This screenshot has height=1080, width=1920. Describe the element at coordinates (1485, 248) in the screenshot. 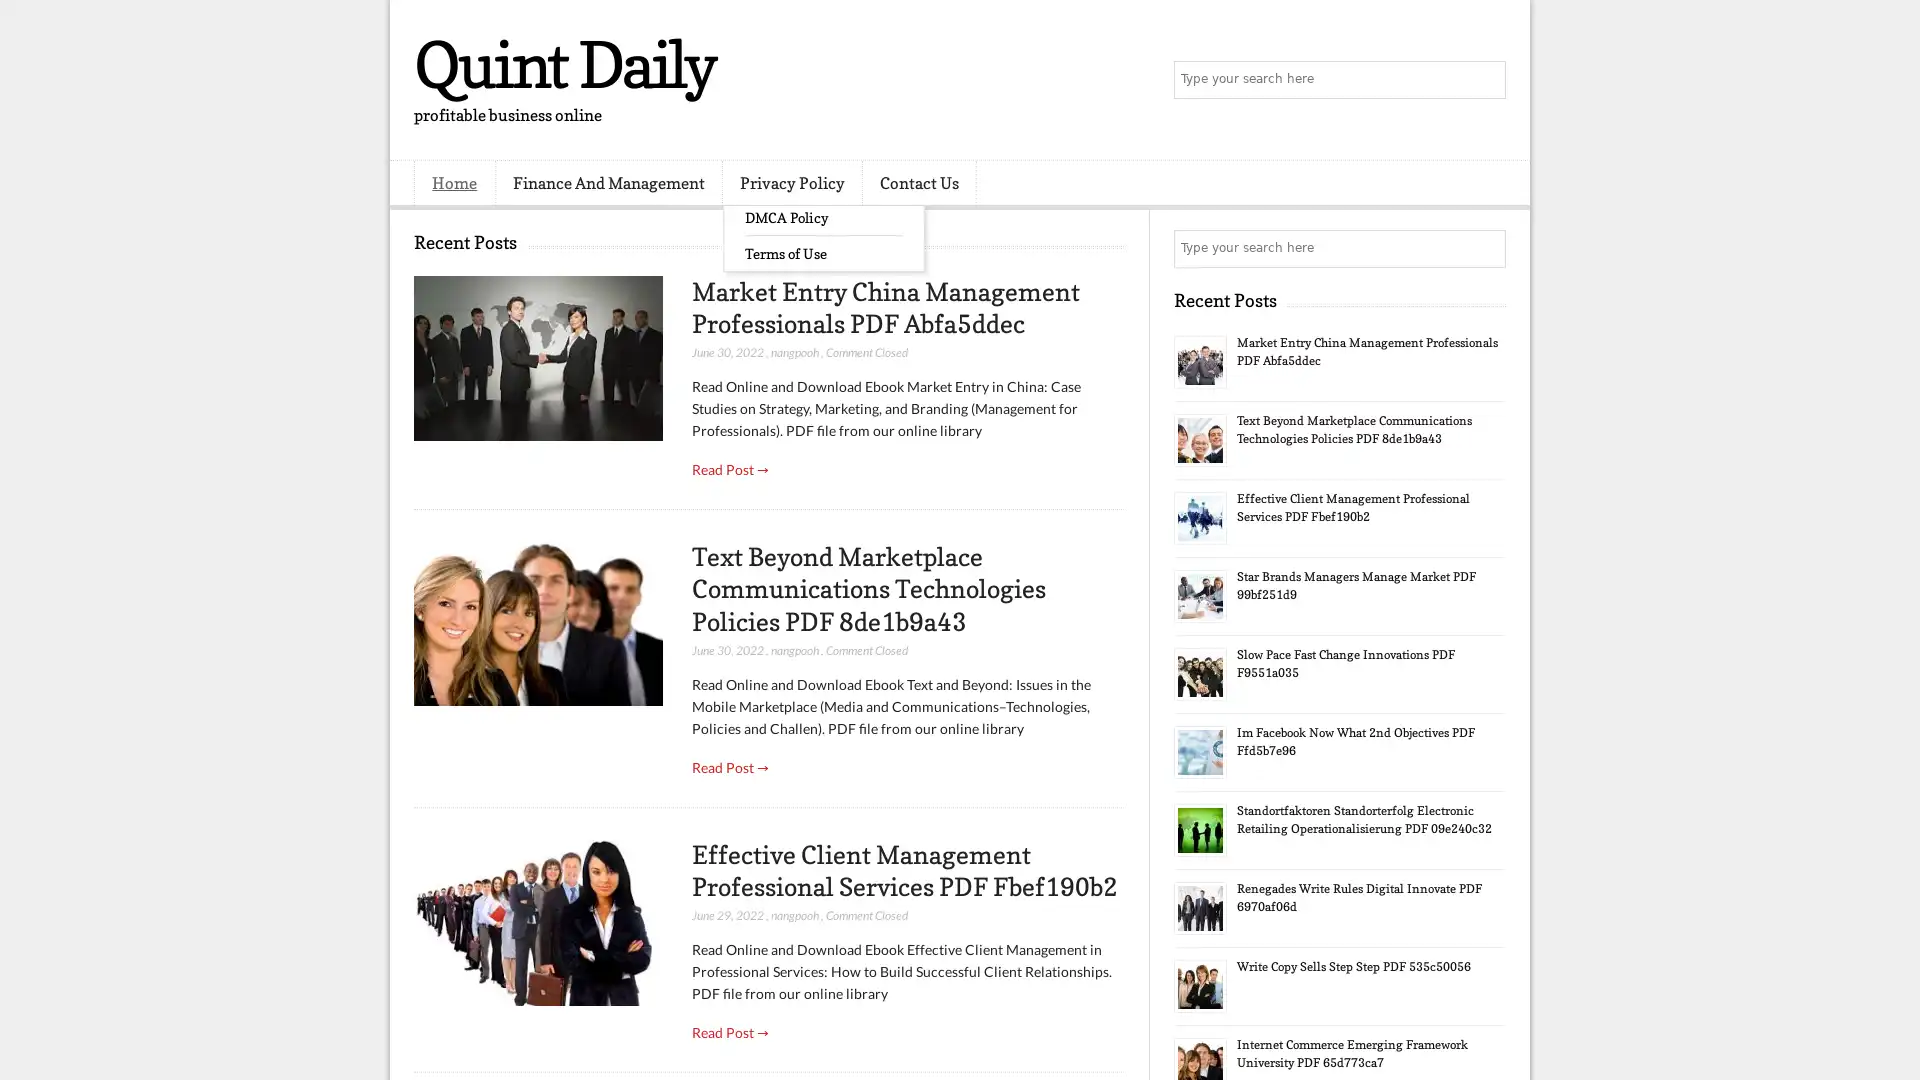

I see `Search` at that location.